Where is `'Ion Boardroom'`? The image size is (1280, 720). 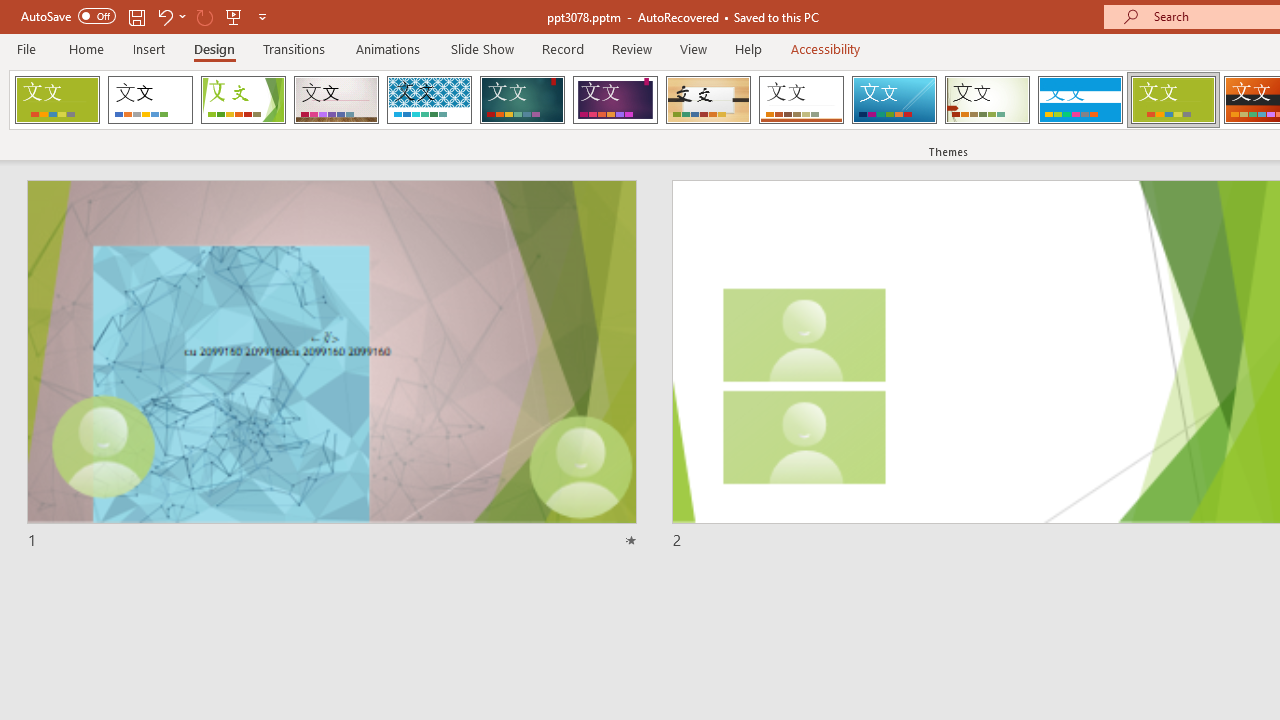
'Ion Boardroom' is located at coordinates (614, 100).